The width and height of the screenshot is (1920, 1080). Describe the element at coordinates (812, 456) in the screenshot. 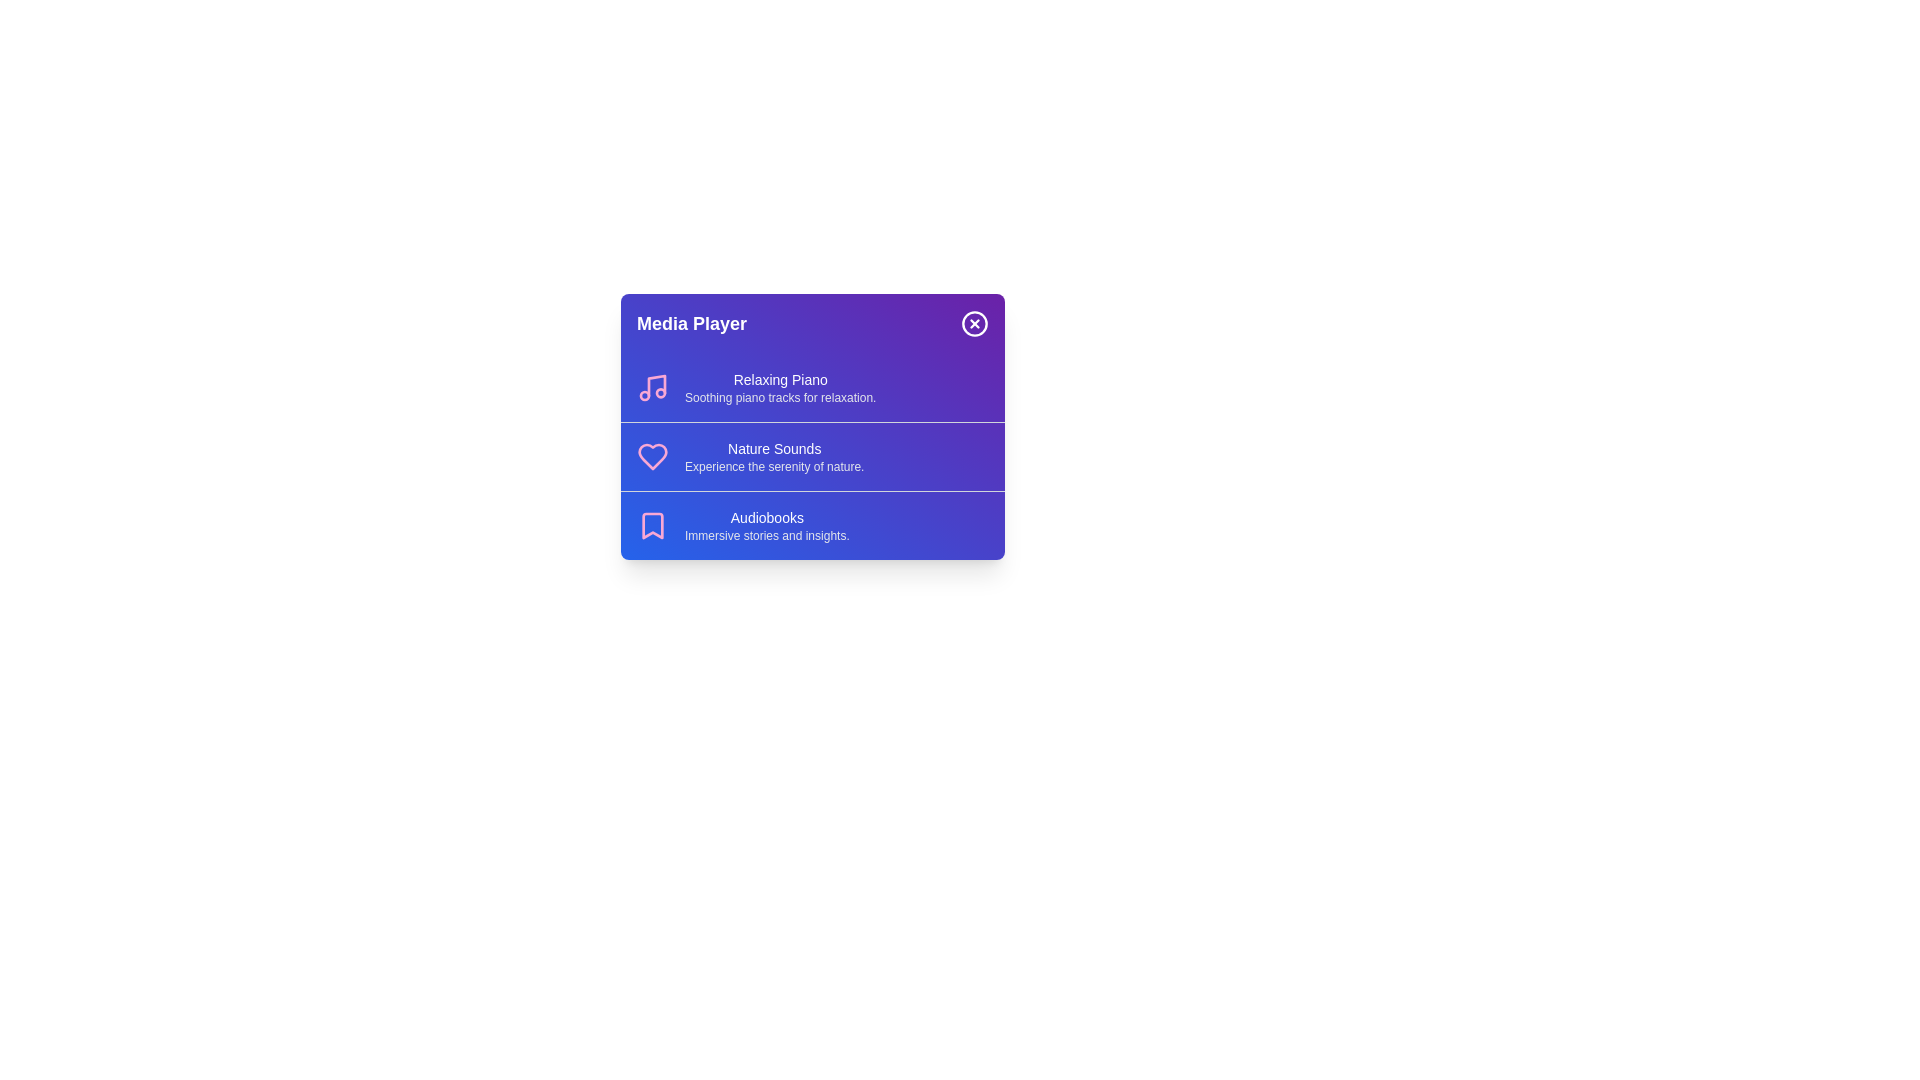

I see `the media item Nature Sounds from the menu` at that location.